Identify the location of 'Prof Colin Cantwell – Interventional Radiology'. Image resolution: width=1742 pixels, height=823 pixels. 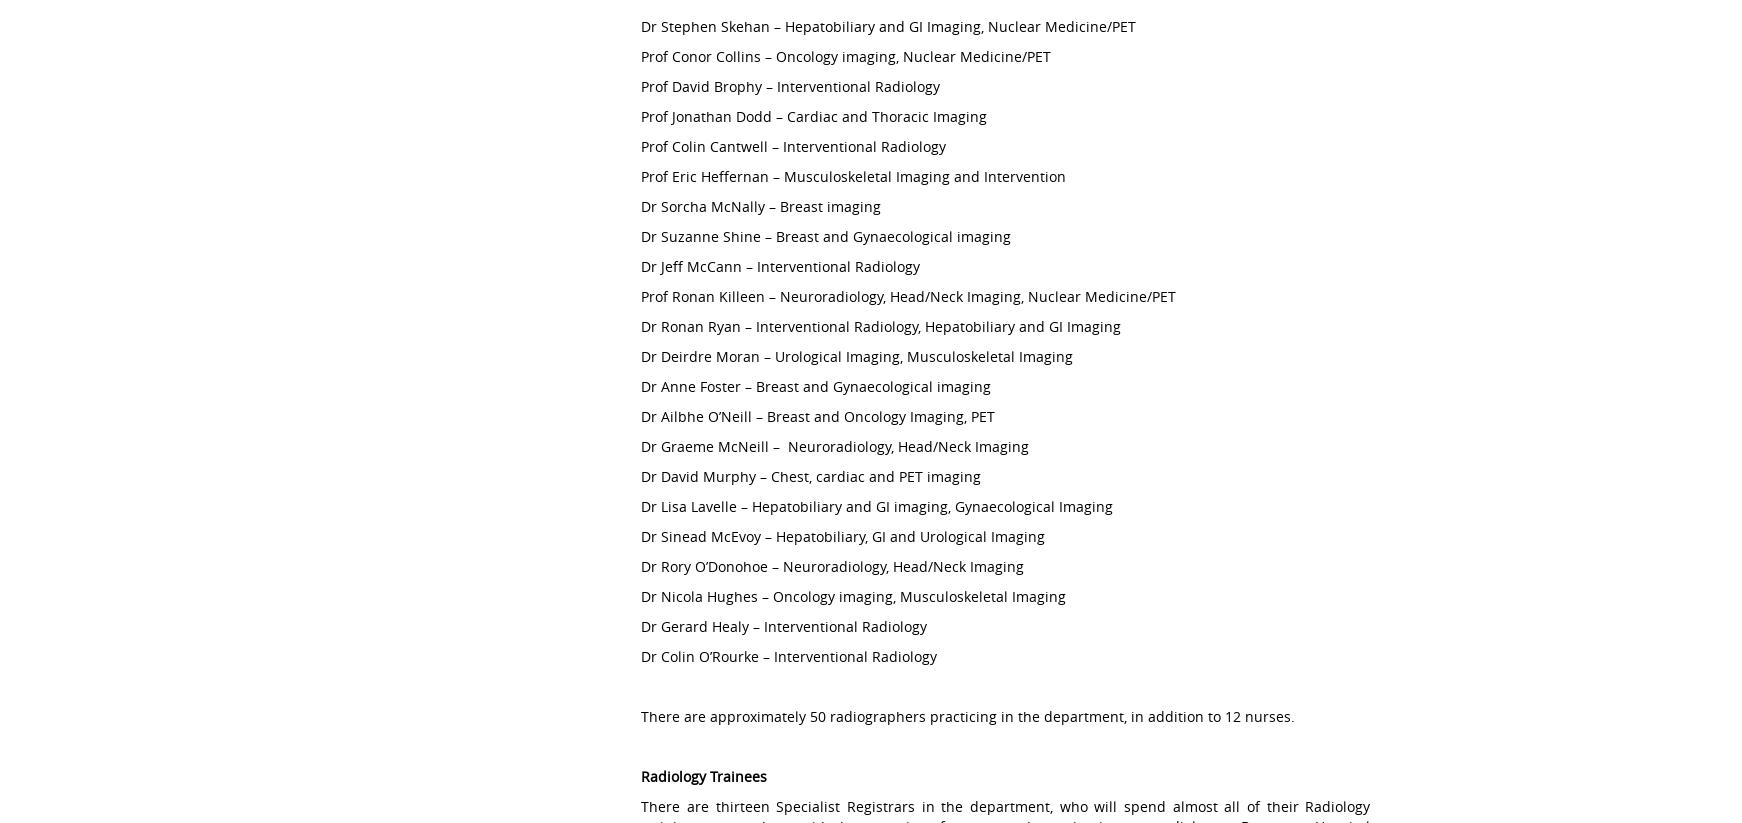
(793, 146).